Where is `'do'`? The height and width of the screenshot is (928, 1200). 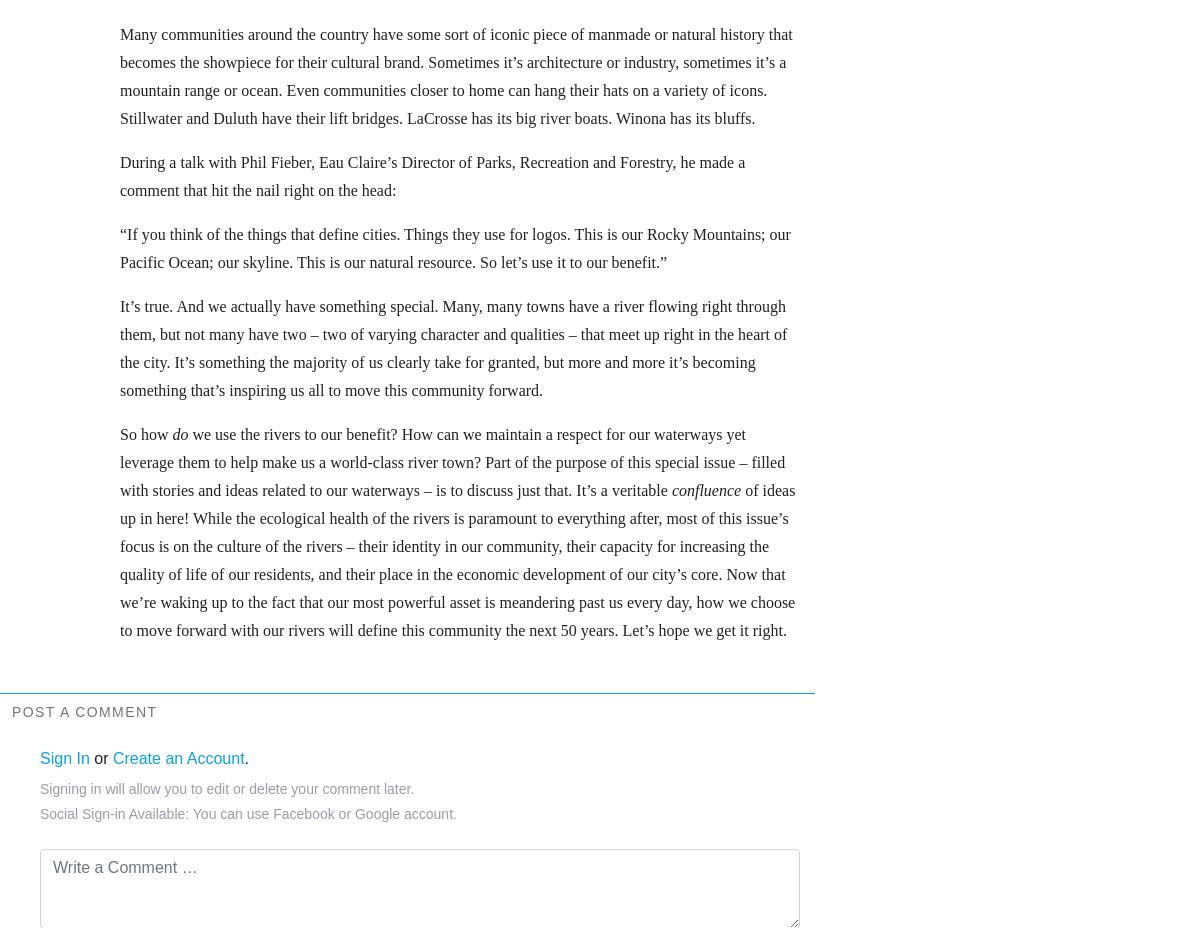 'do' is located at coordinates (179, 434).